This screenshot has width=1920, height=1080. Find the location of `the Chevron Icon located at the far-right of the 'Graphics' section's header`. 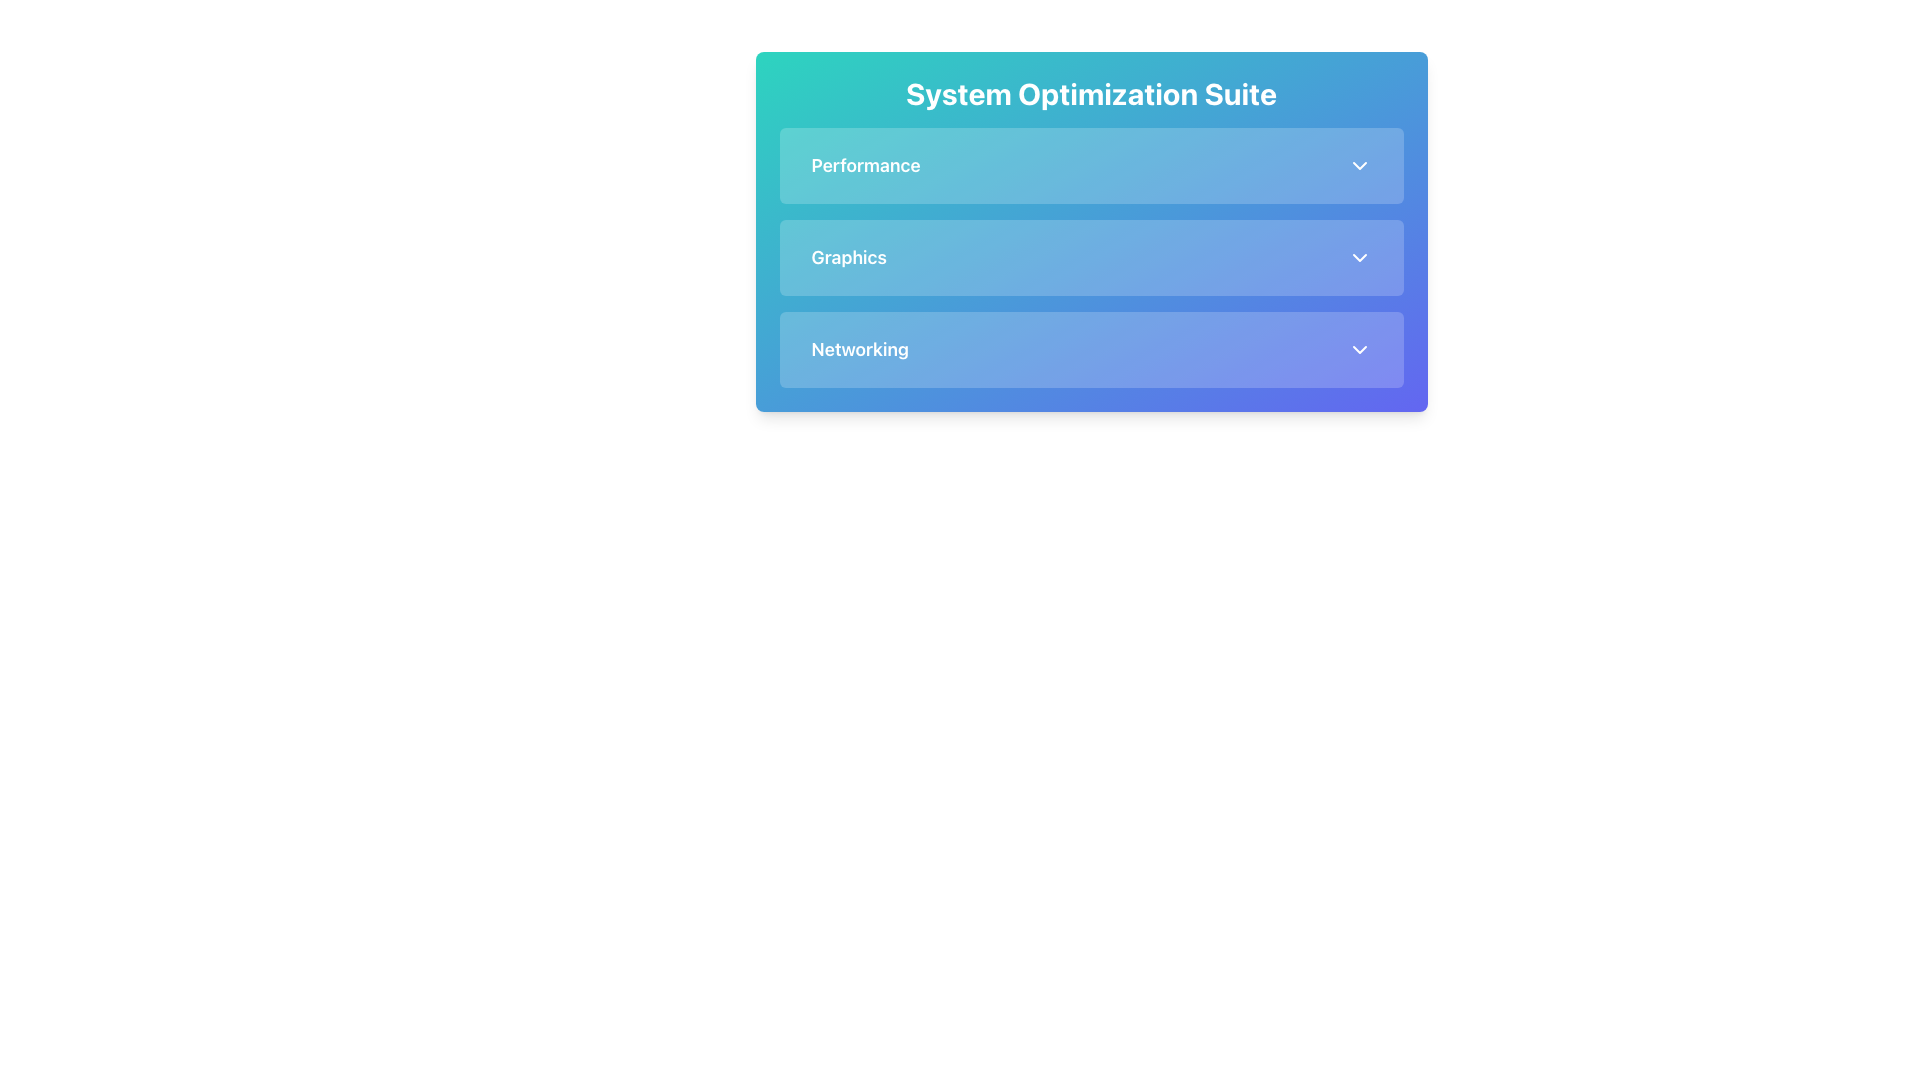

the Chevron Icon located at the far-right of the 'Graphics' section's header is located at coordinates (1359, 257).